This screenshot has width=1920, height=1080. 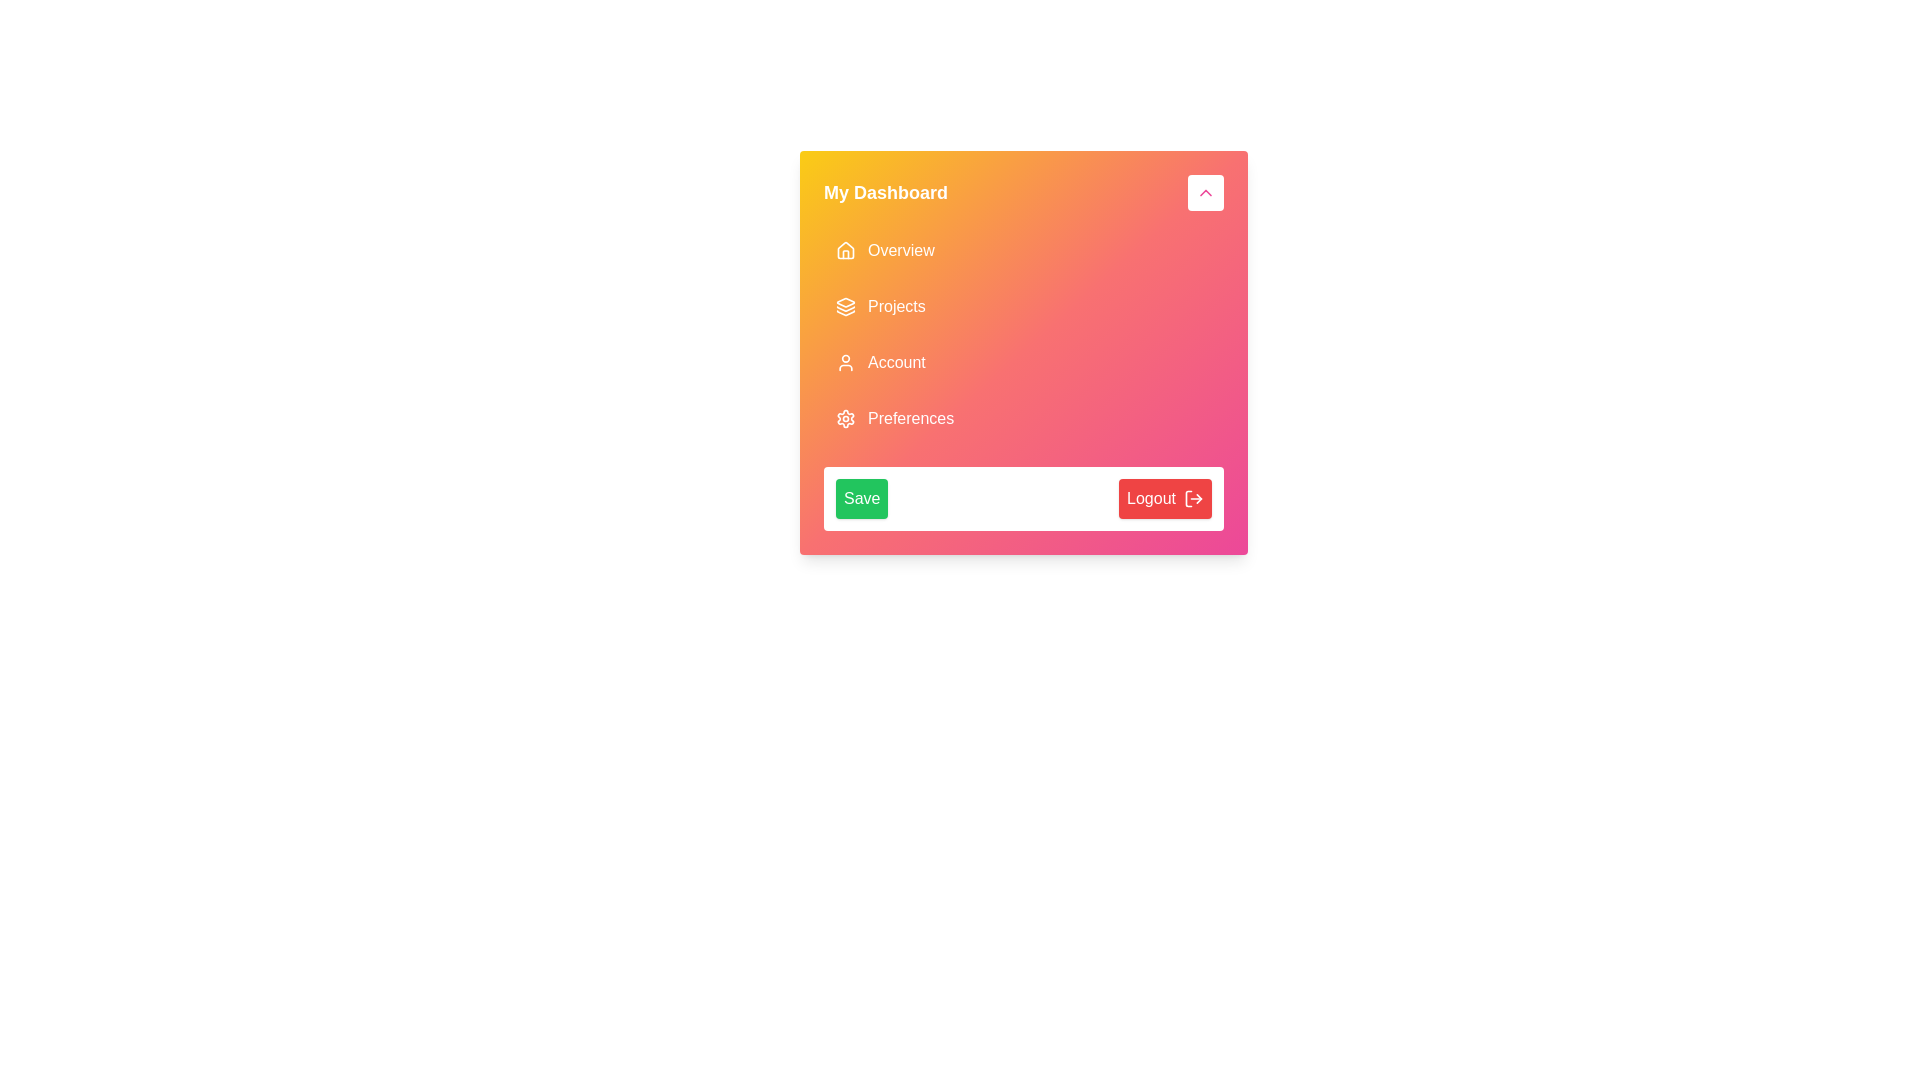 What do you see at coordinates (845, 249) in the screenshot?
I see `the house icon located to the left of the 'Overview' button` at bounding box center [845, 249].